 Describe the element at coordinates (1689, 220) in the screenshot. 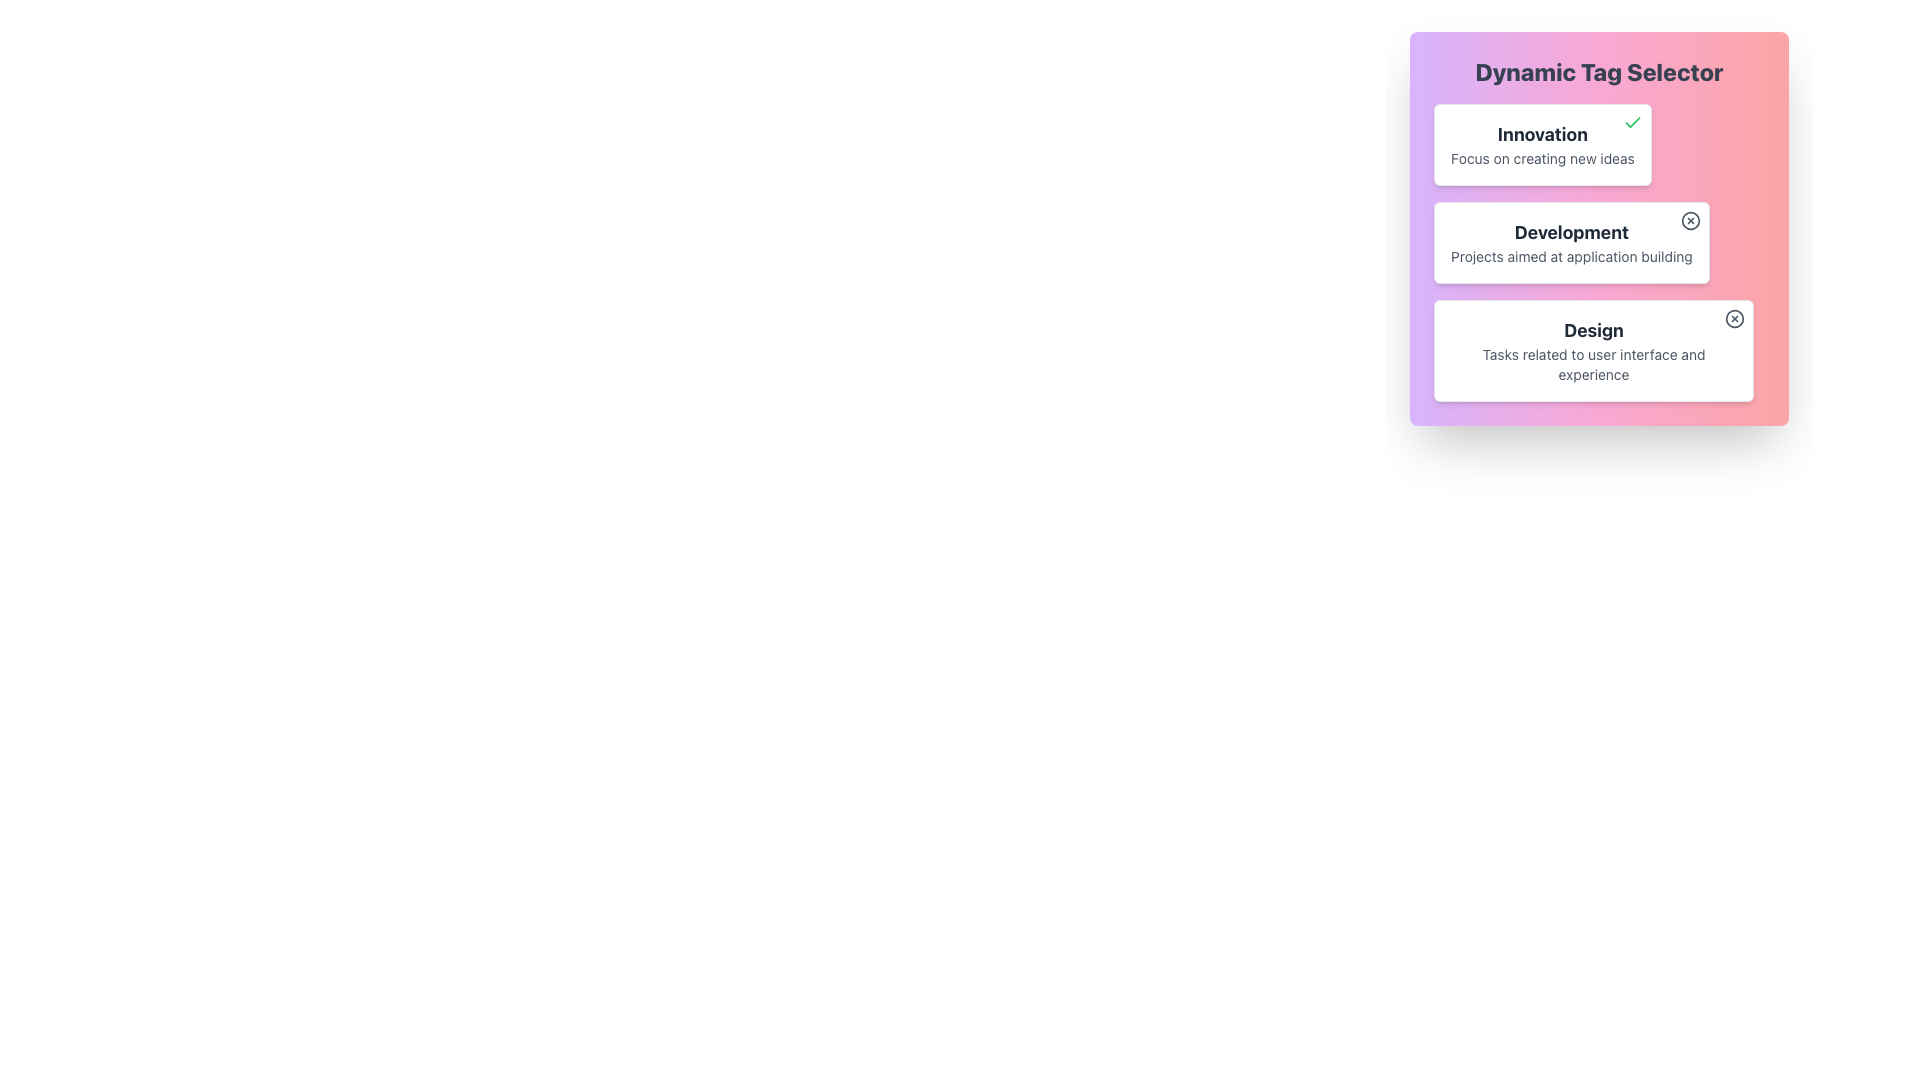

I see `the close icon in the top-right corner of the 'Development' card` at that location.